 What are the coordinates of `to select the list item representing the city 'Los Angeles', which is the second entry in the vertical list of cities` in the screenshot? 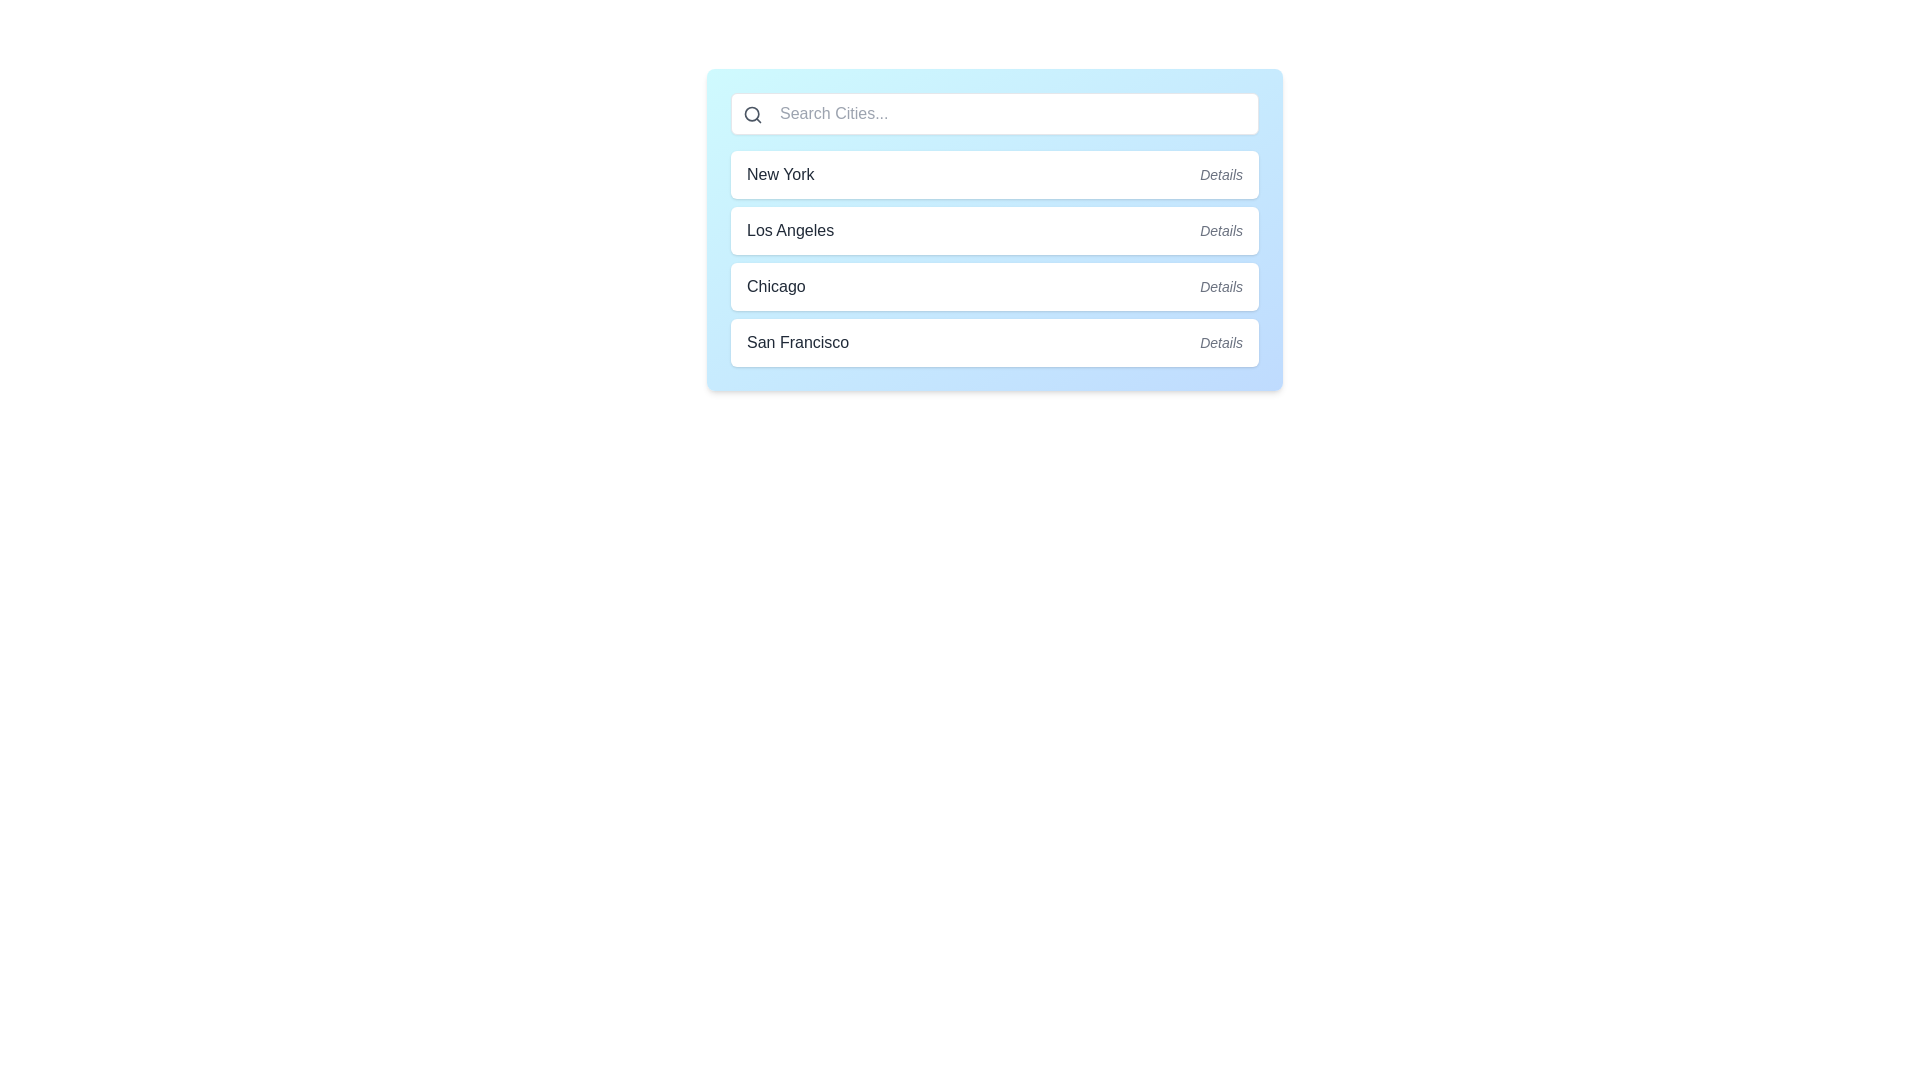 It's located at (994, 257).